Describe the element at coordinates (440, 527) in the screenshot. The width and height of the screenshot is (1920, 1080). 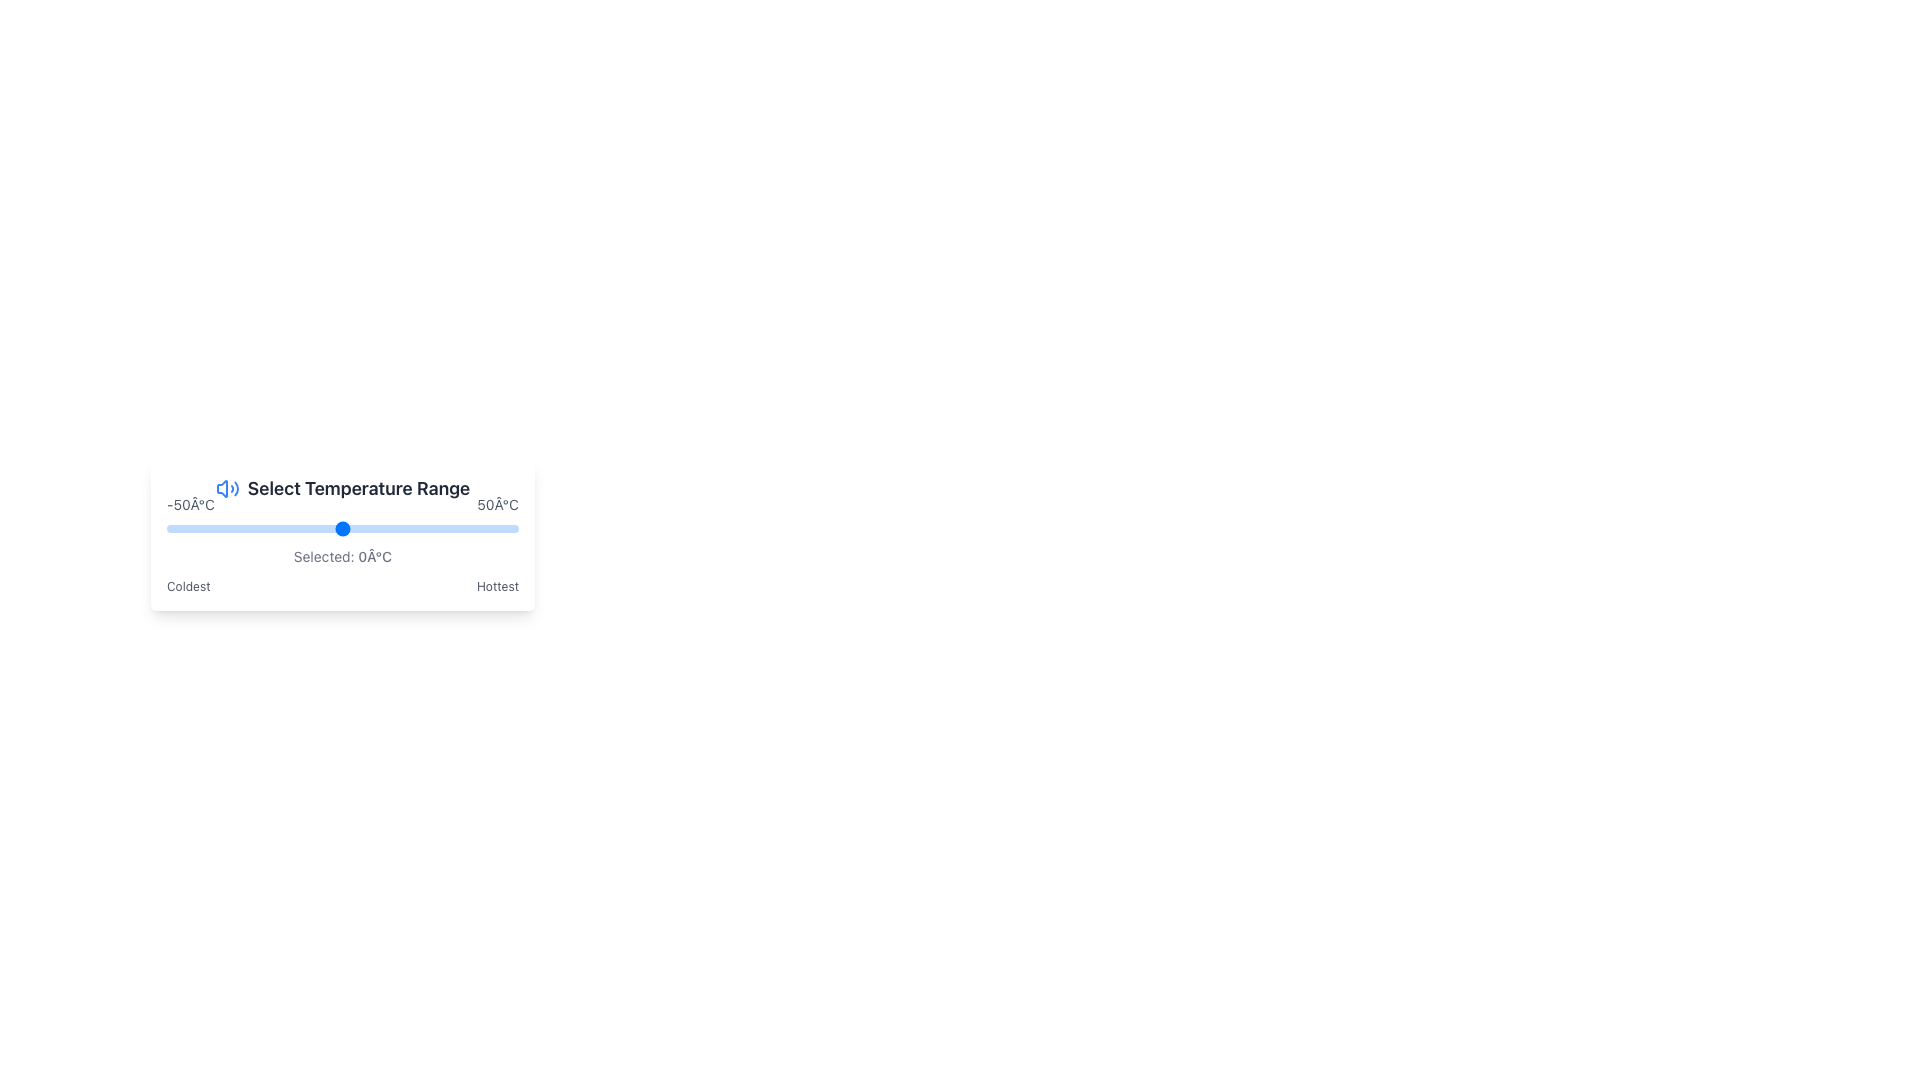
I see `the temperature slider` at that location.